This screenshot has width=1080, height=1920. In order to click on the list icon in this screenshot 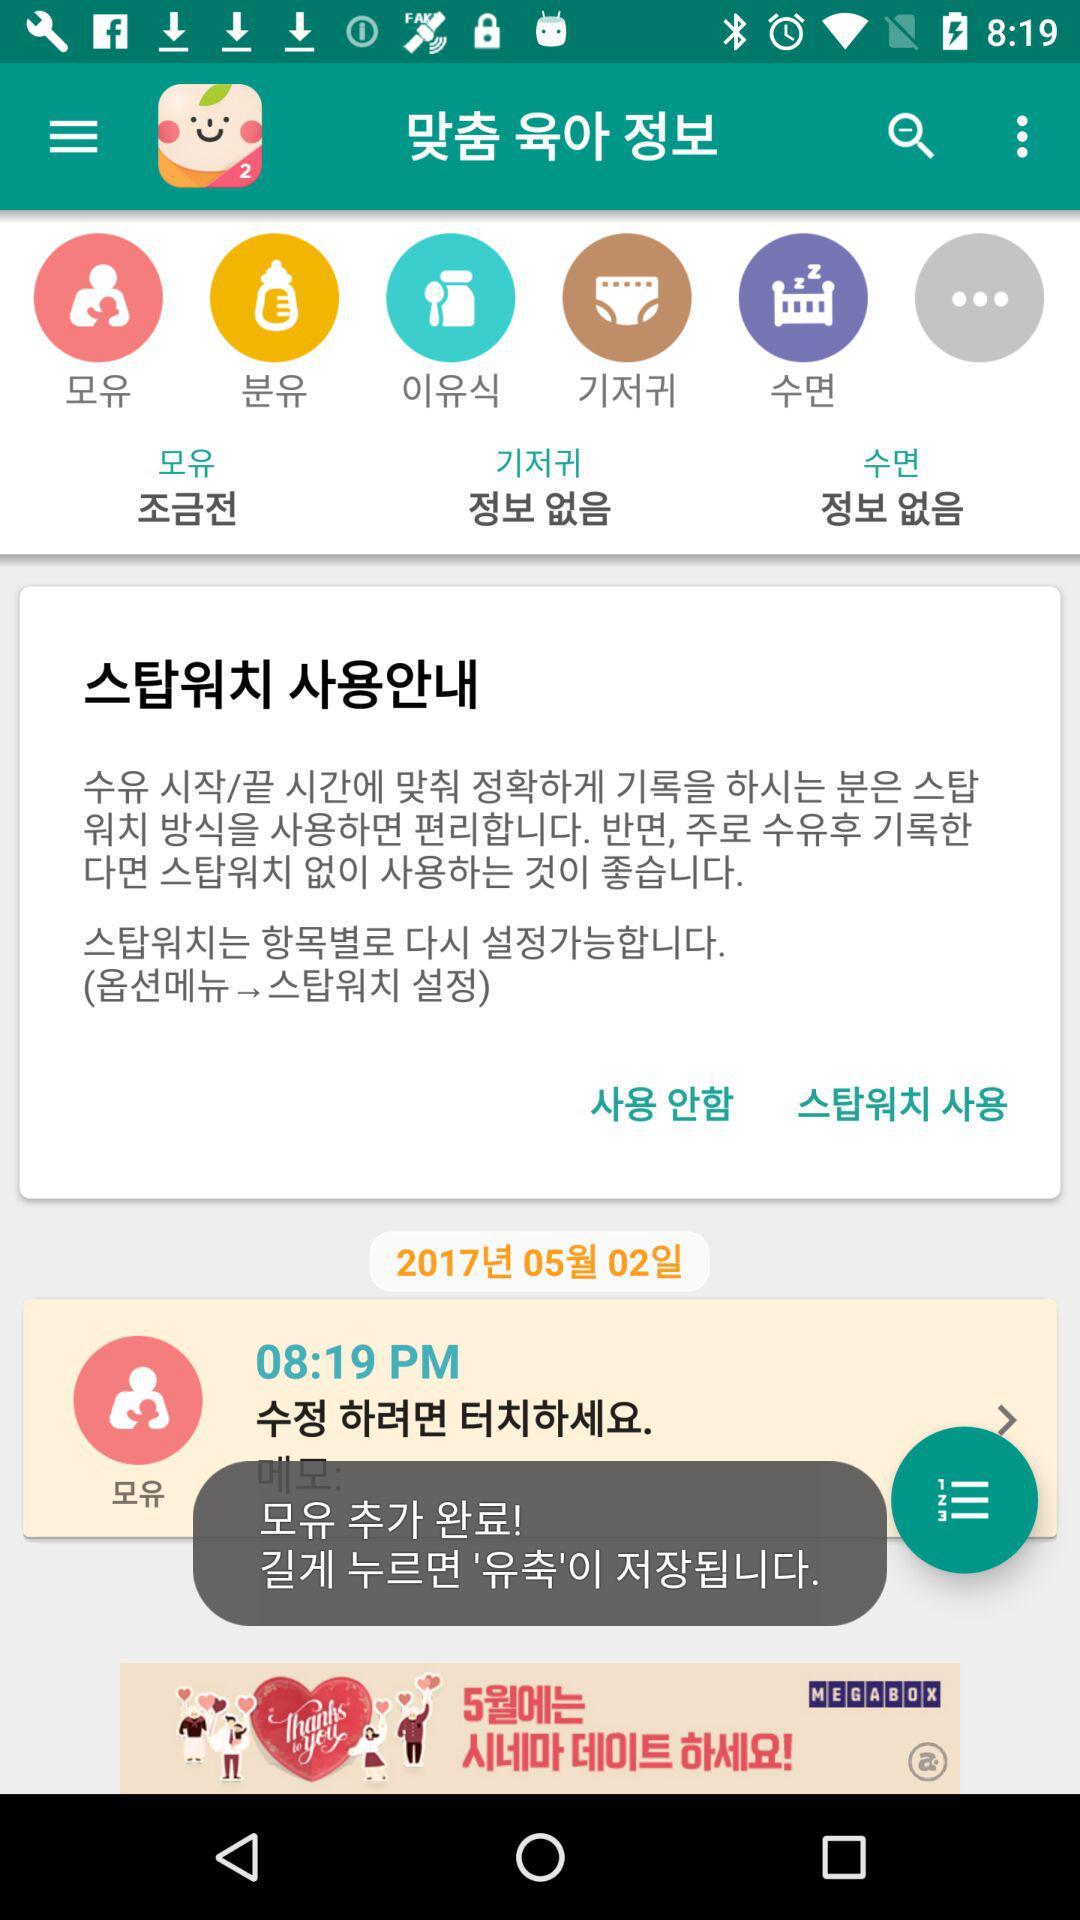, I will do `click(963, 1499)`.